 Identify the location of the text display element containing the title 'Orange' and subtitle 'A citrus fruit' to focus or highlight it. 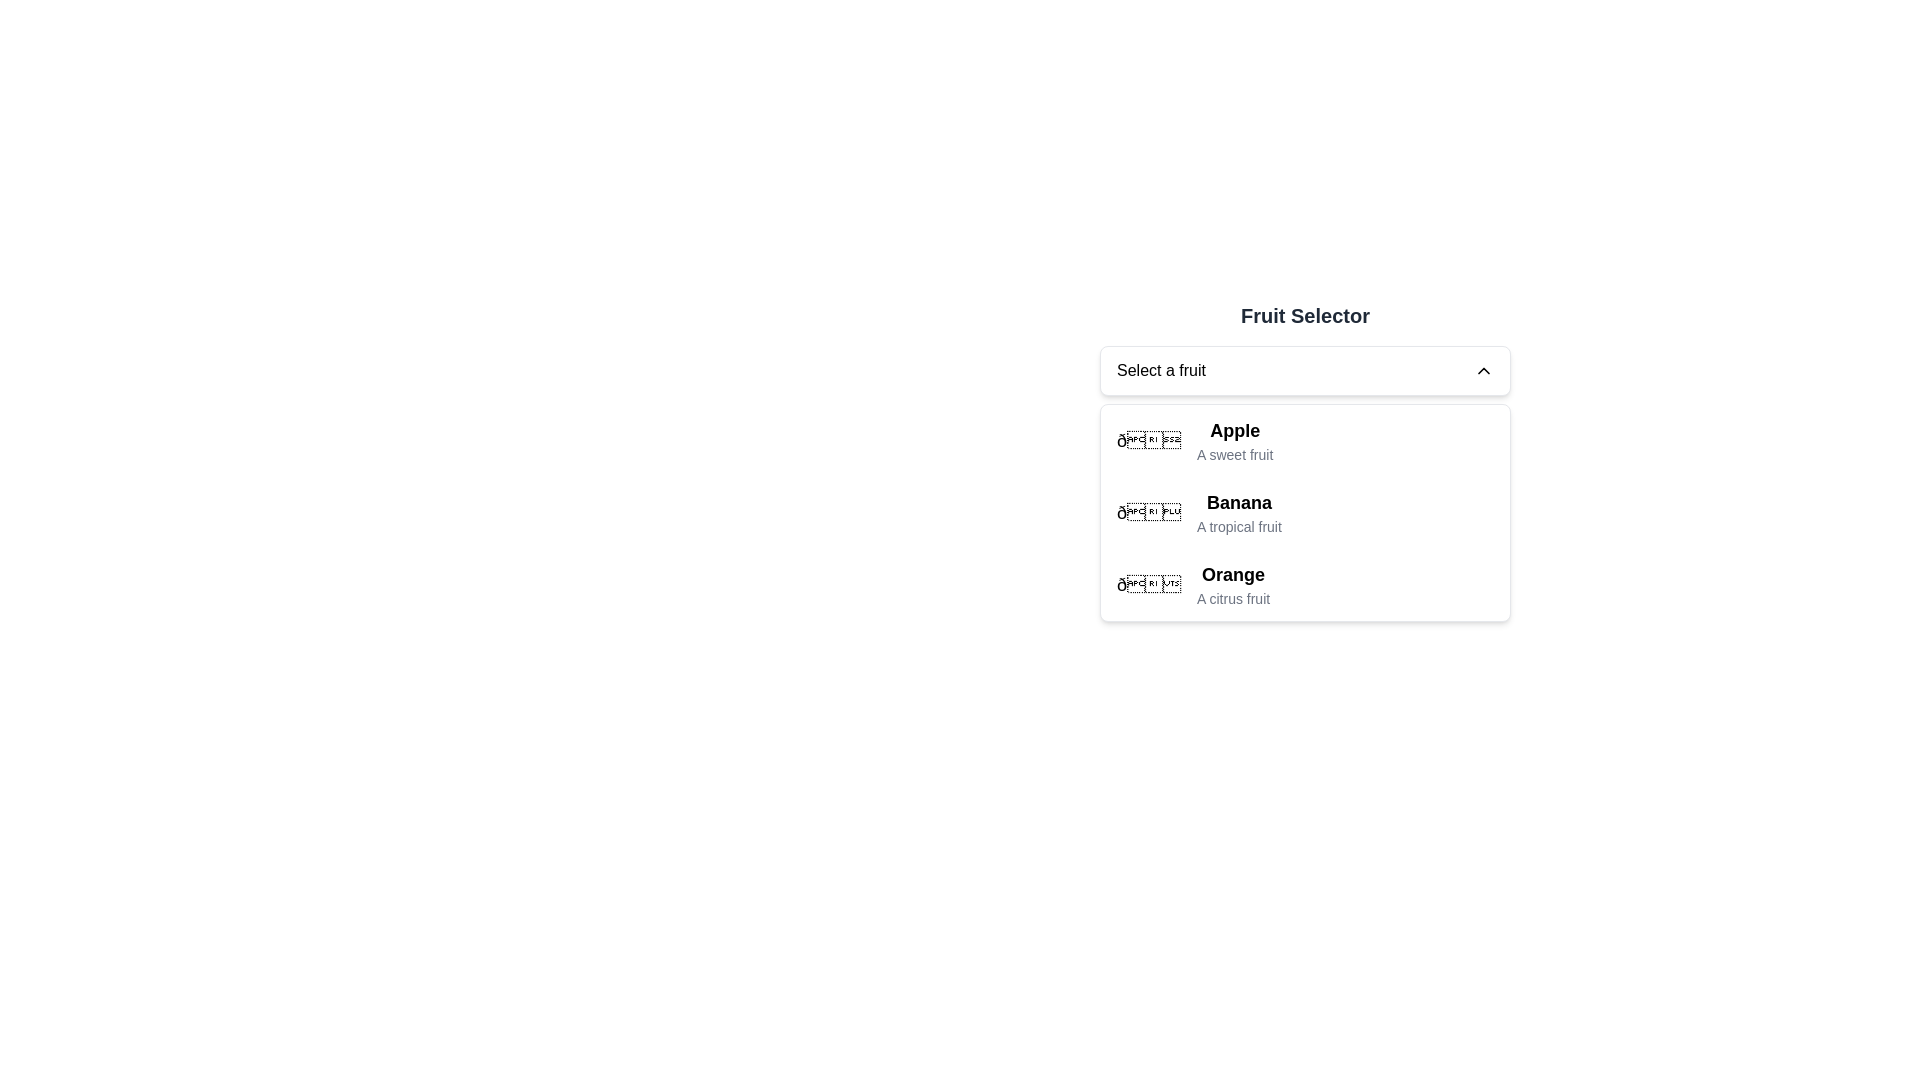
(1232, 585).